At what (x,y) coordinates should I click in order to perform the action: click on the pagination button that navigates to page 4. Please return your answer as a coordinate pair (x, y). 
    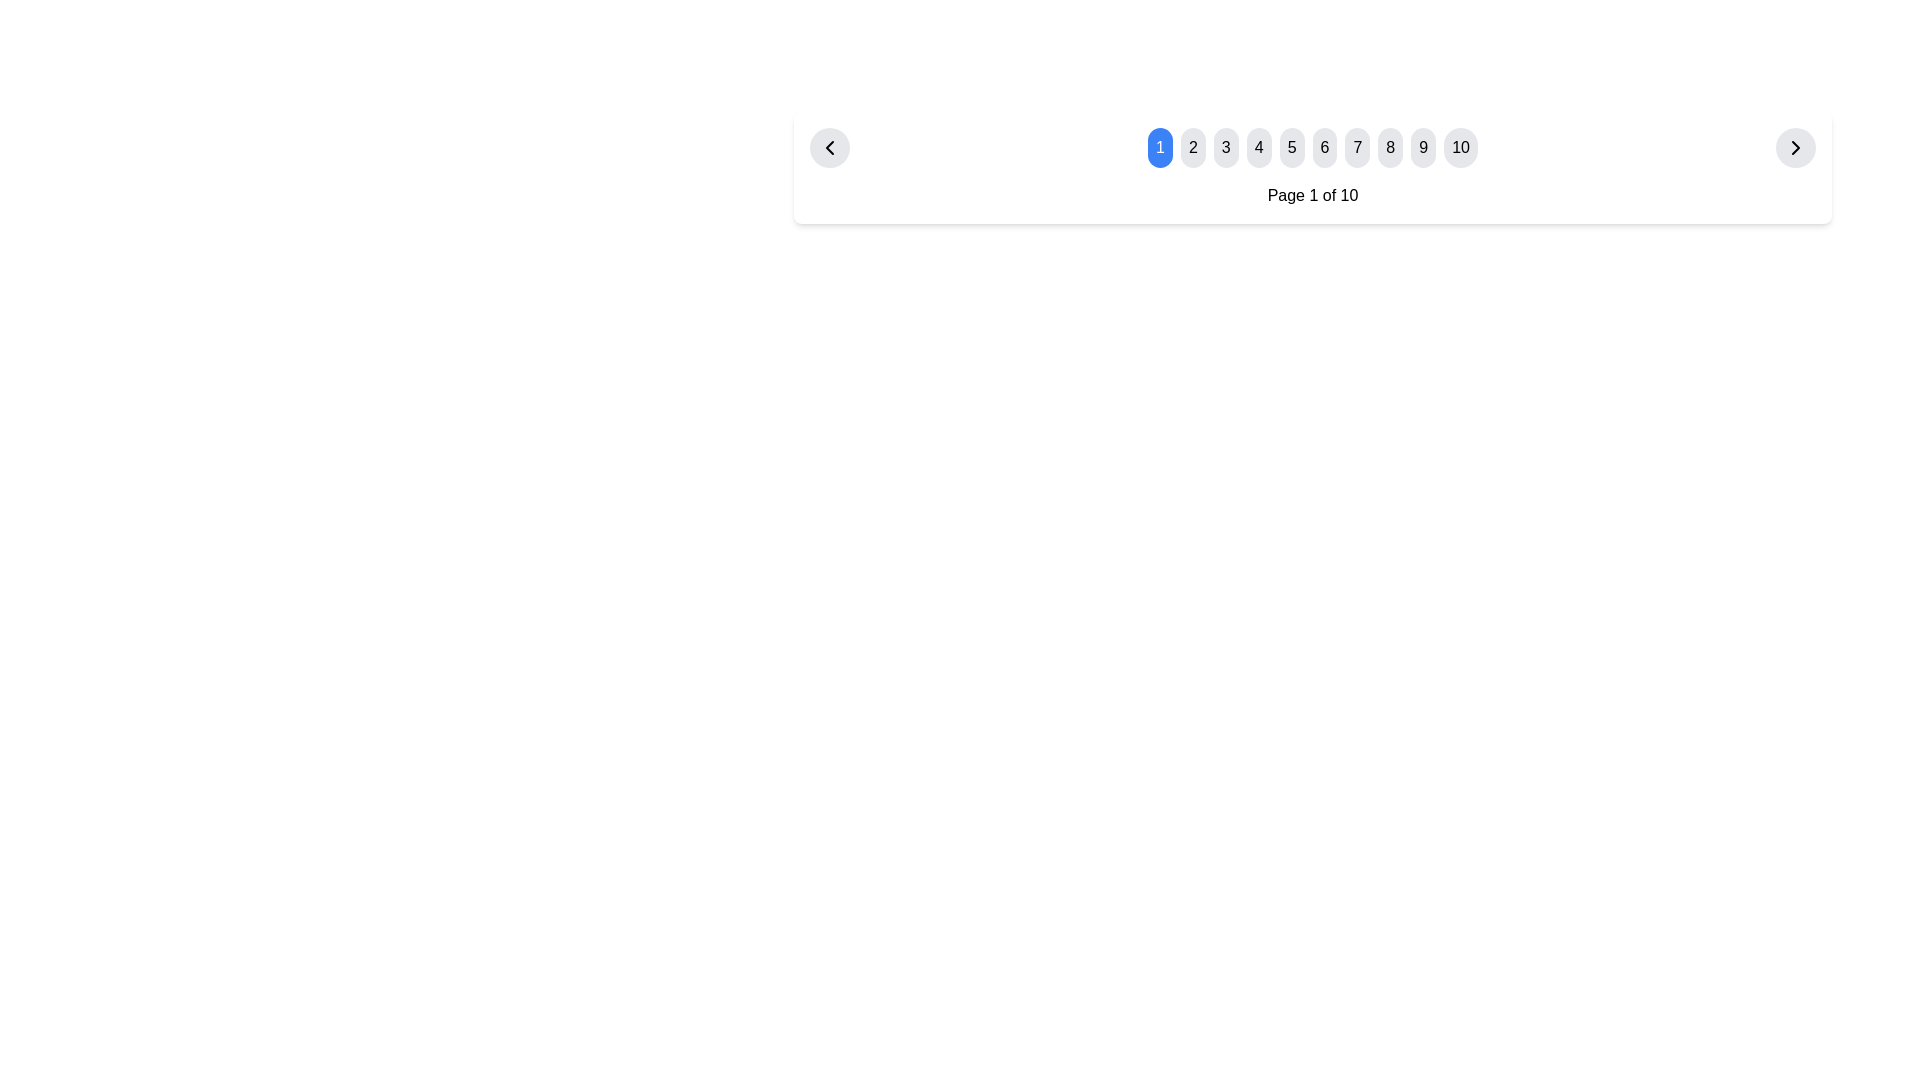
    Looking at the image, I should click on (1258, 146).